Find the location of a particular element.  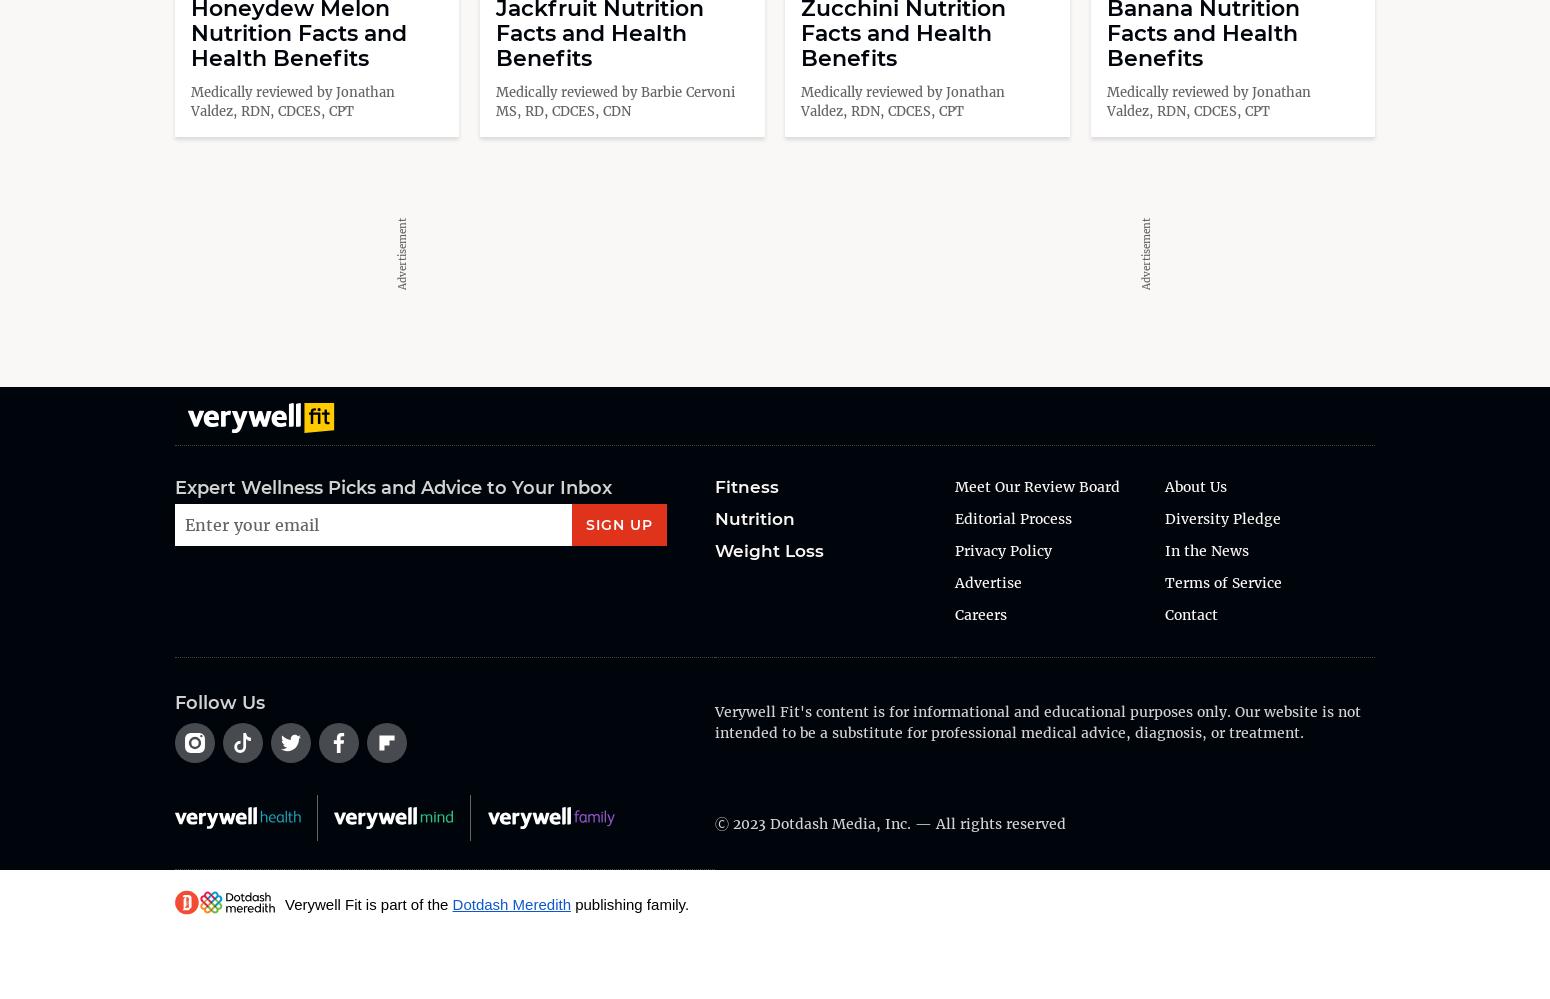

'Careers' is located at coordinates (979, 612).